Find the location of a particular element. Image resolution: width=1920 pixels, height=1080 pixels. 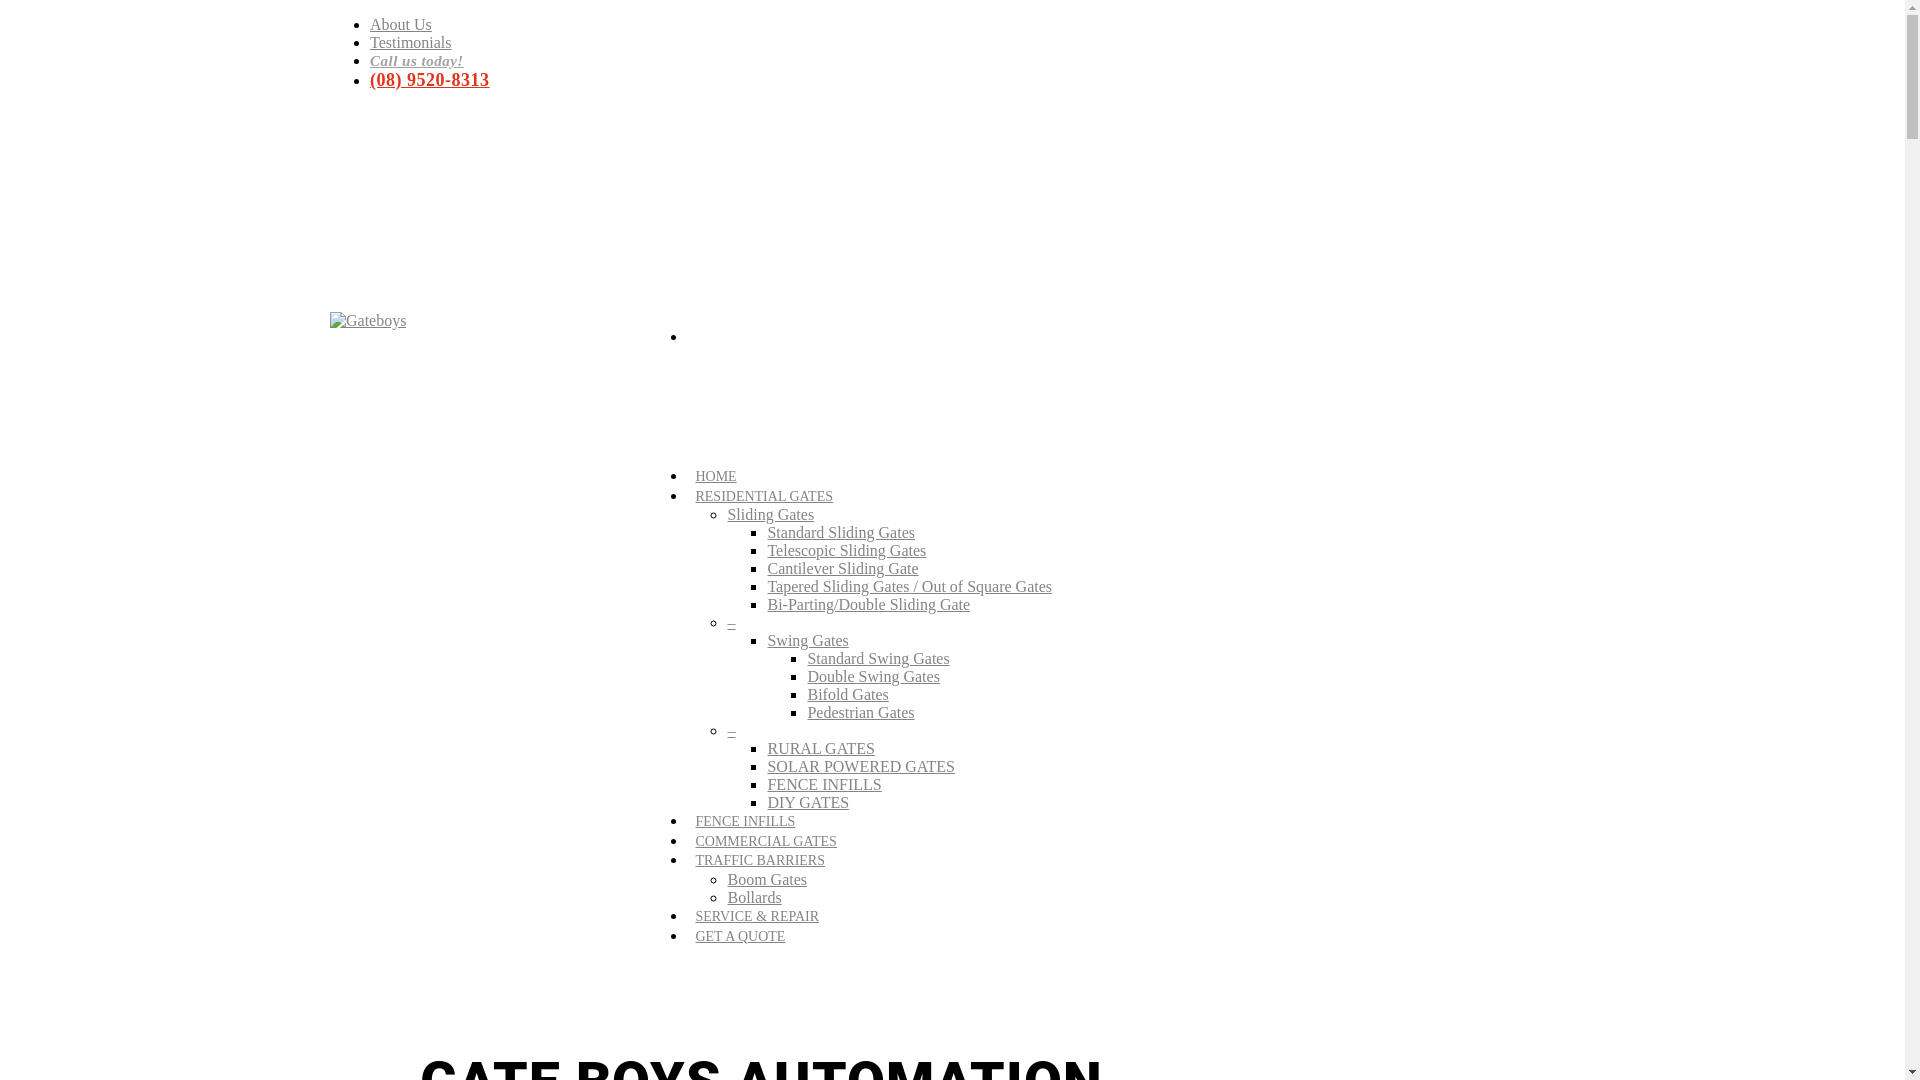

'Bollards' is located at coordinates (725, 896).